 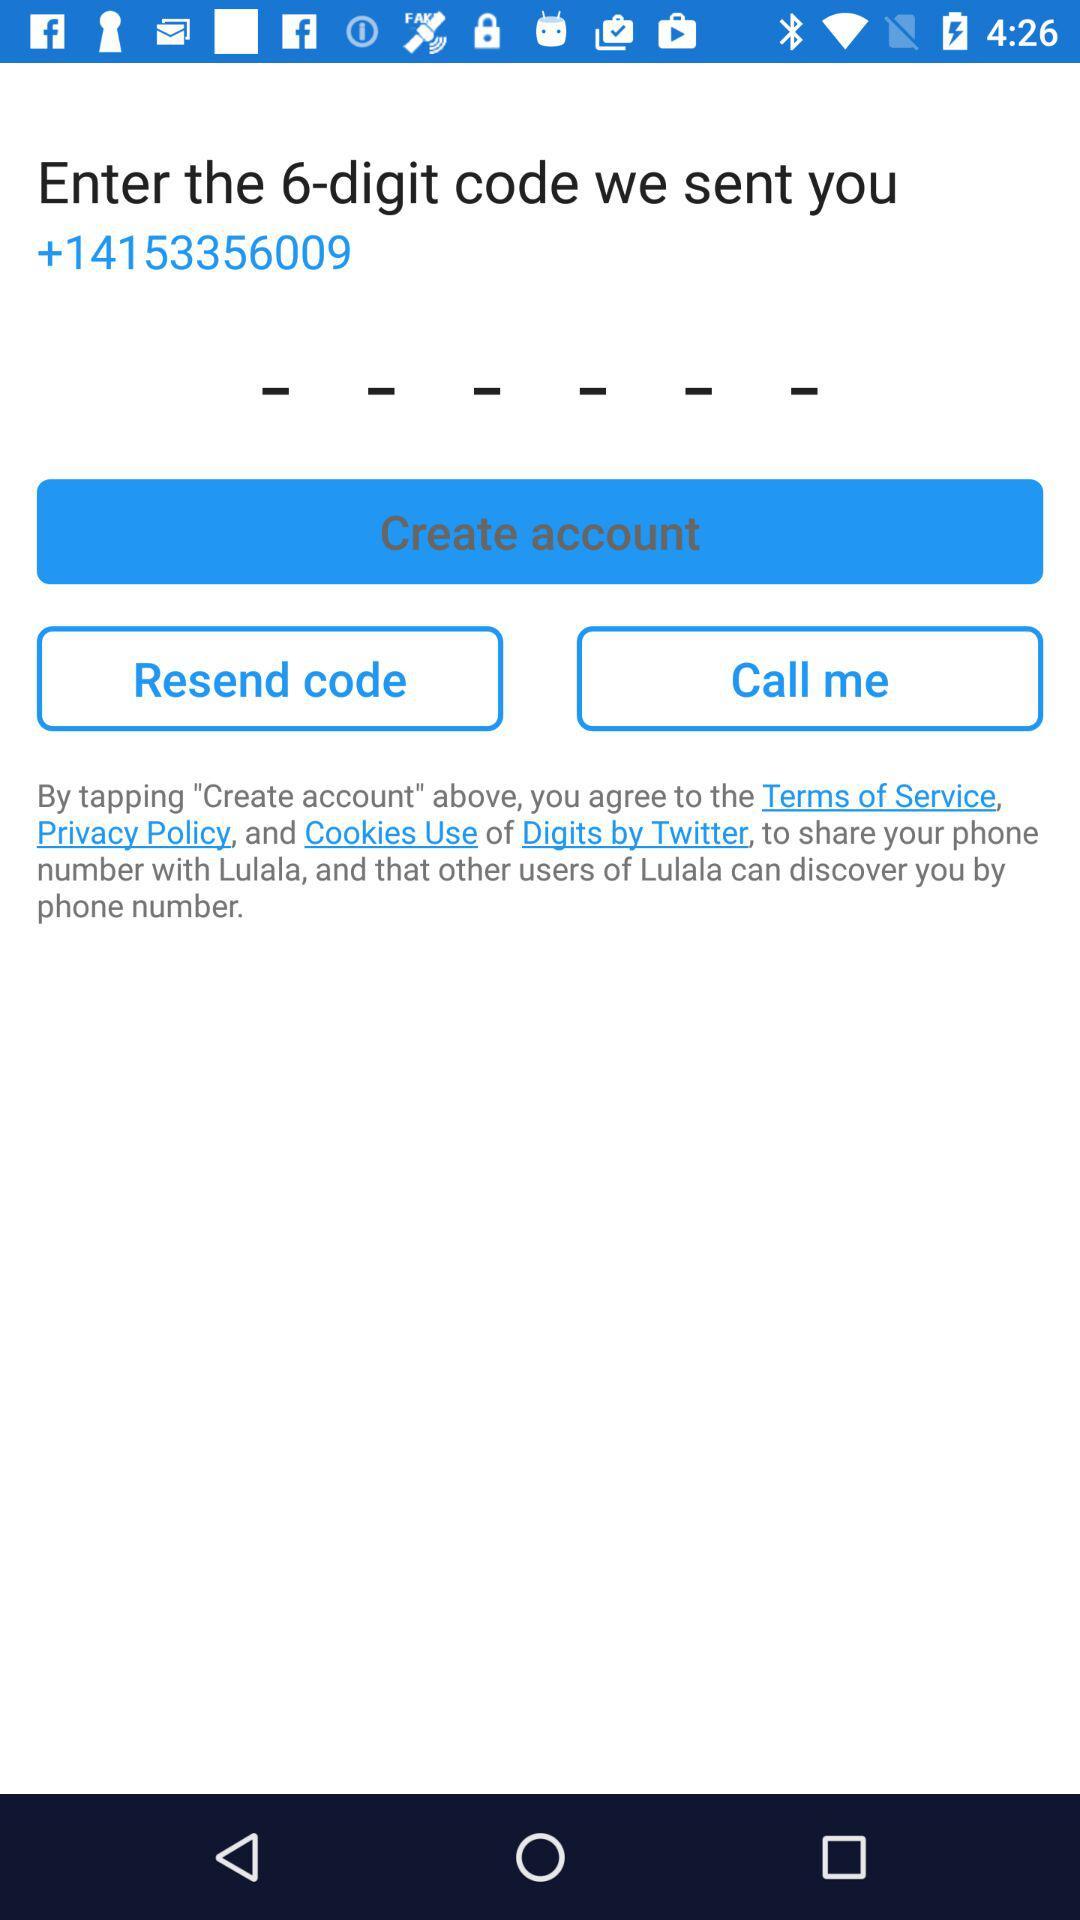 What do you see at coordinates (540, 249) in the screenshot?
I see `the icon above - - - - - -` at bounding box center [540, 249].